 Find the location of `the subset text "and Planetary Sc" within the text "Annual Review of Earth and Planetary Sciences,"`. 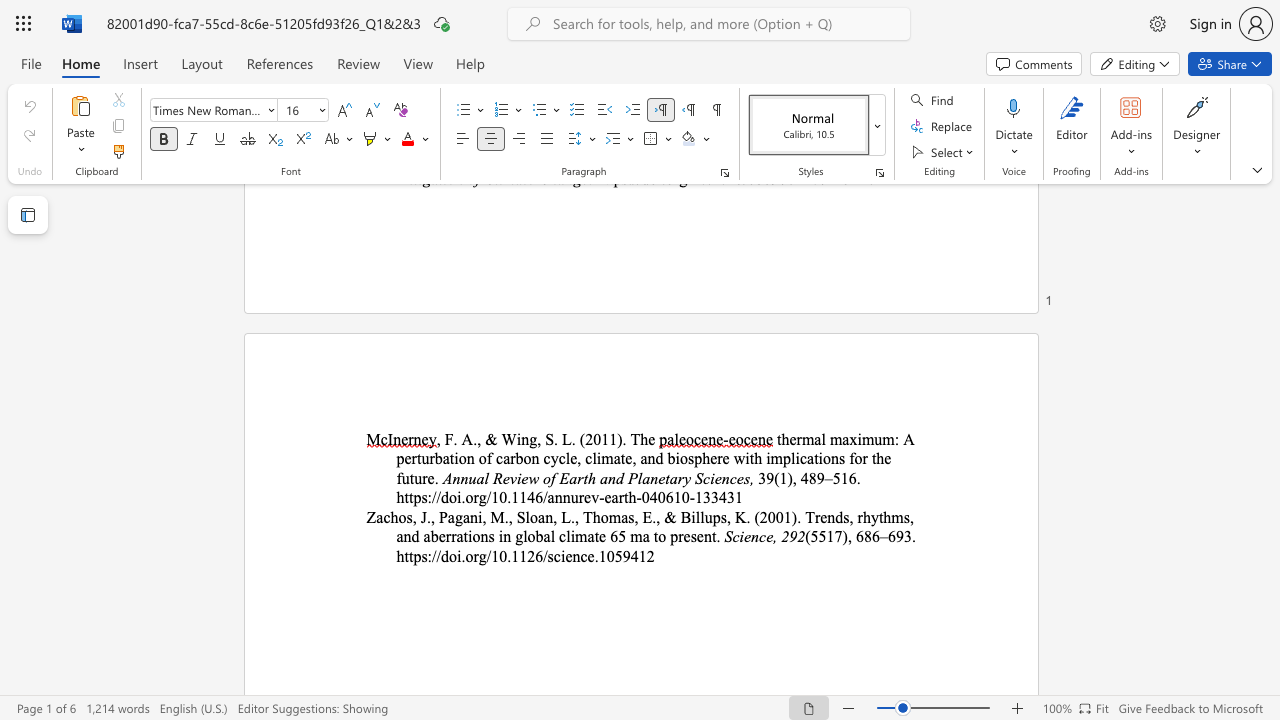

the subset text "and Planetary Sc" within the text "Annual Review of Earth and Planetary Sciences," is located at coordinates (599, 478).